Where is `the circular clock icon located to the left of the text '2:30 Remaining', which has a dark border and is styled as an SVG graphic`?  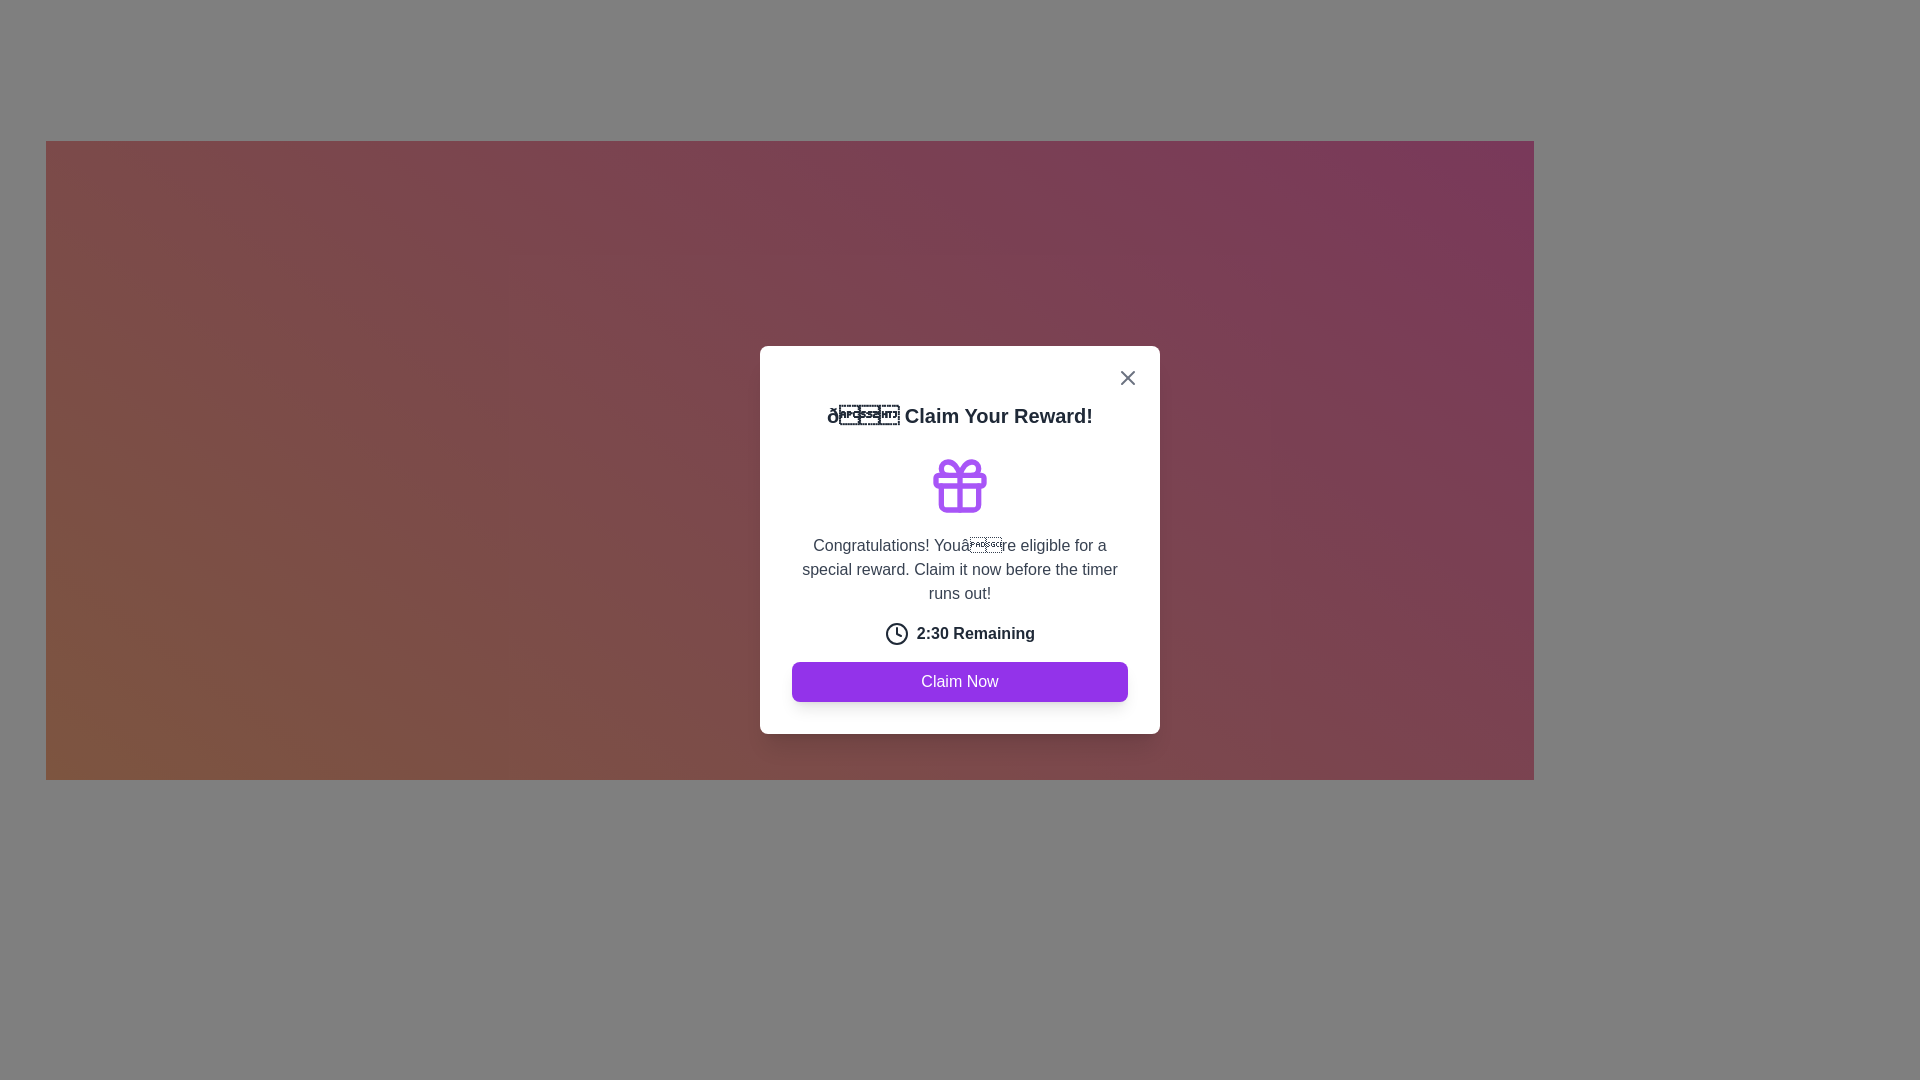
the circular clock icon located to the left of the text '2:30 Remaining', which has a dark border and is styled as an SVG graphic is located at coordinates (895, 633).